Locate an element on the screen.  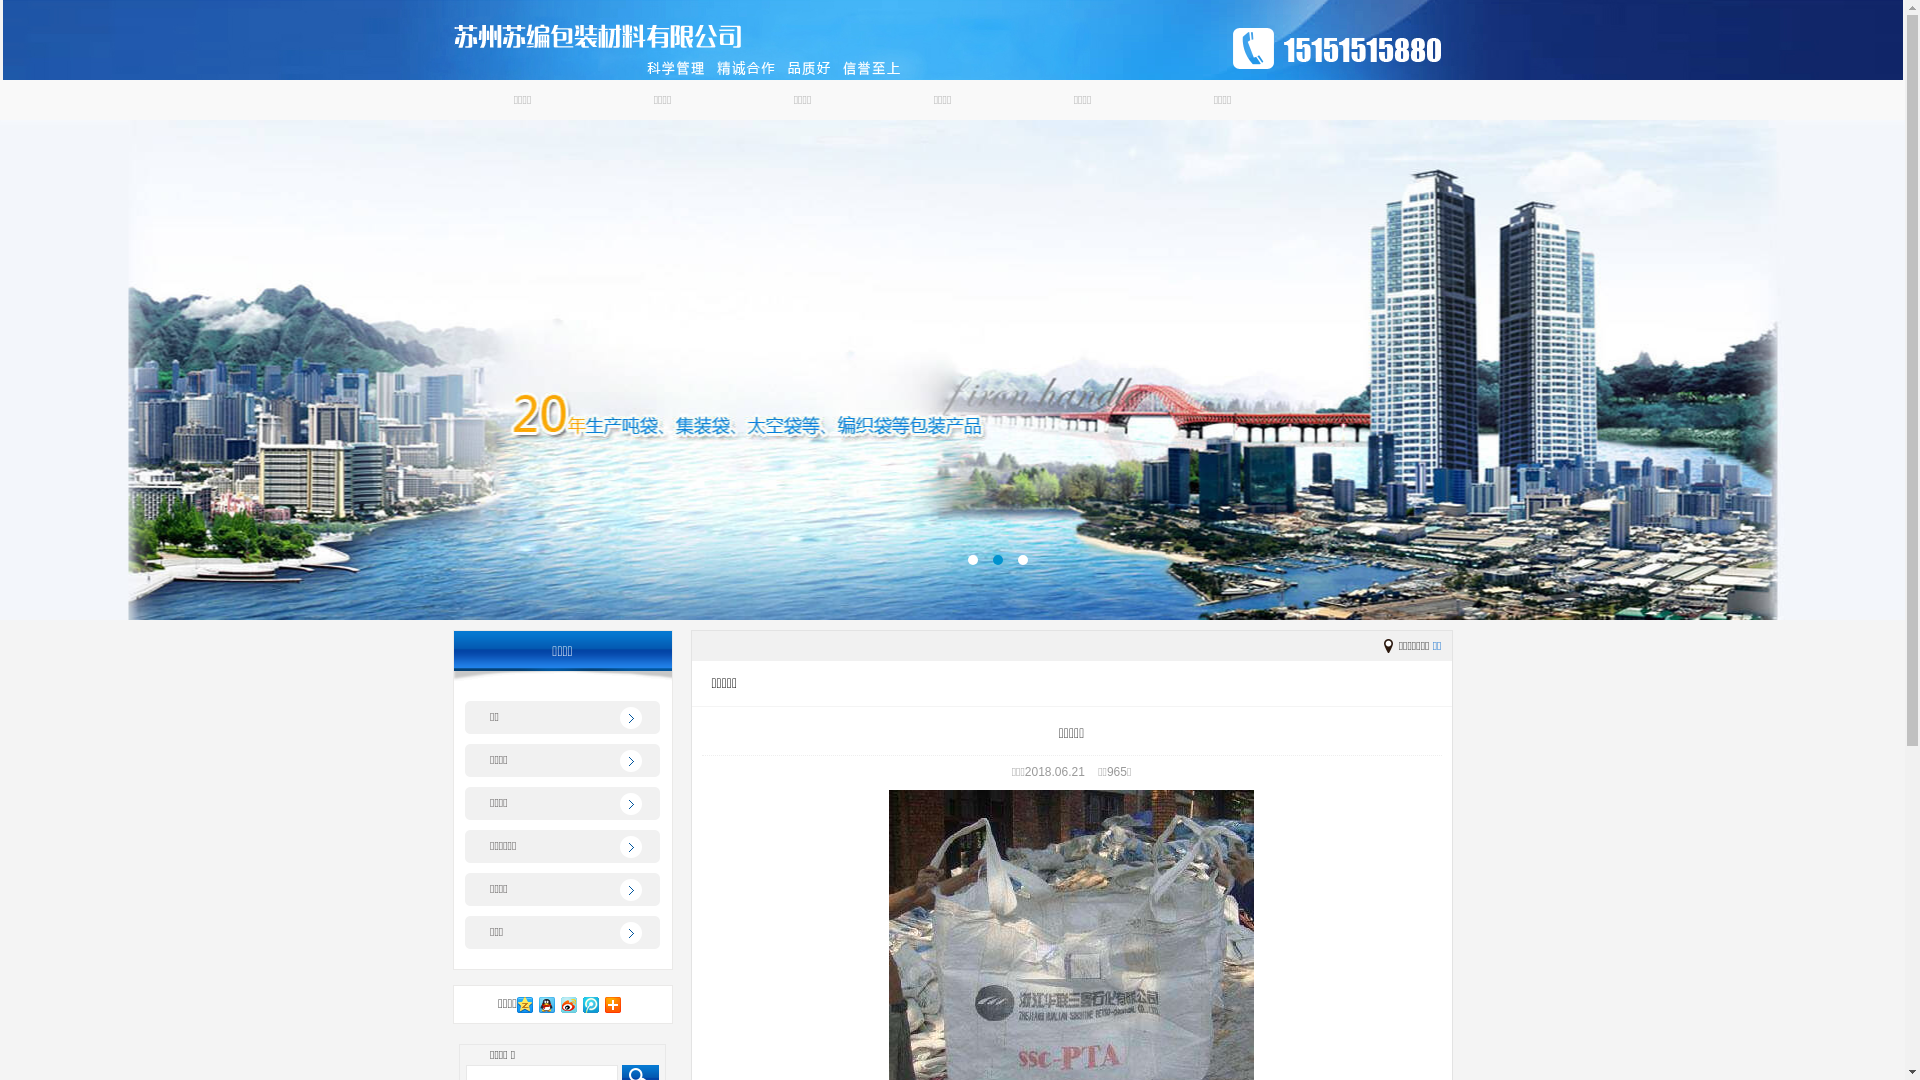
'3' is located at coordinates (1022, 559).